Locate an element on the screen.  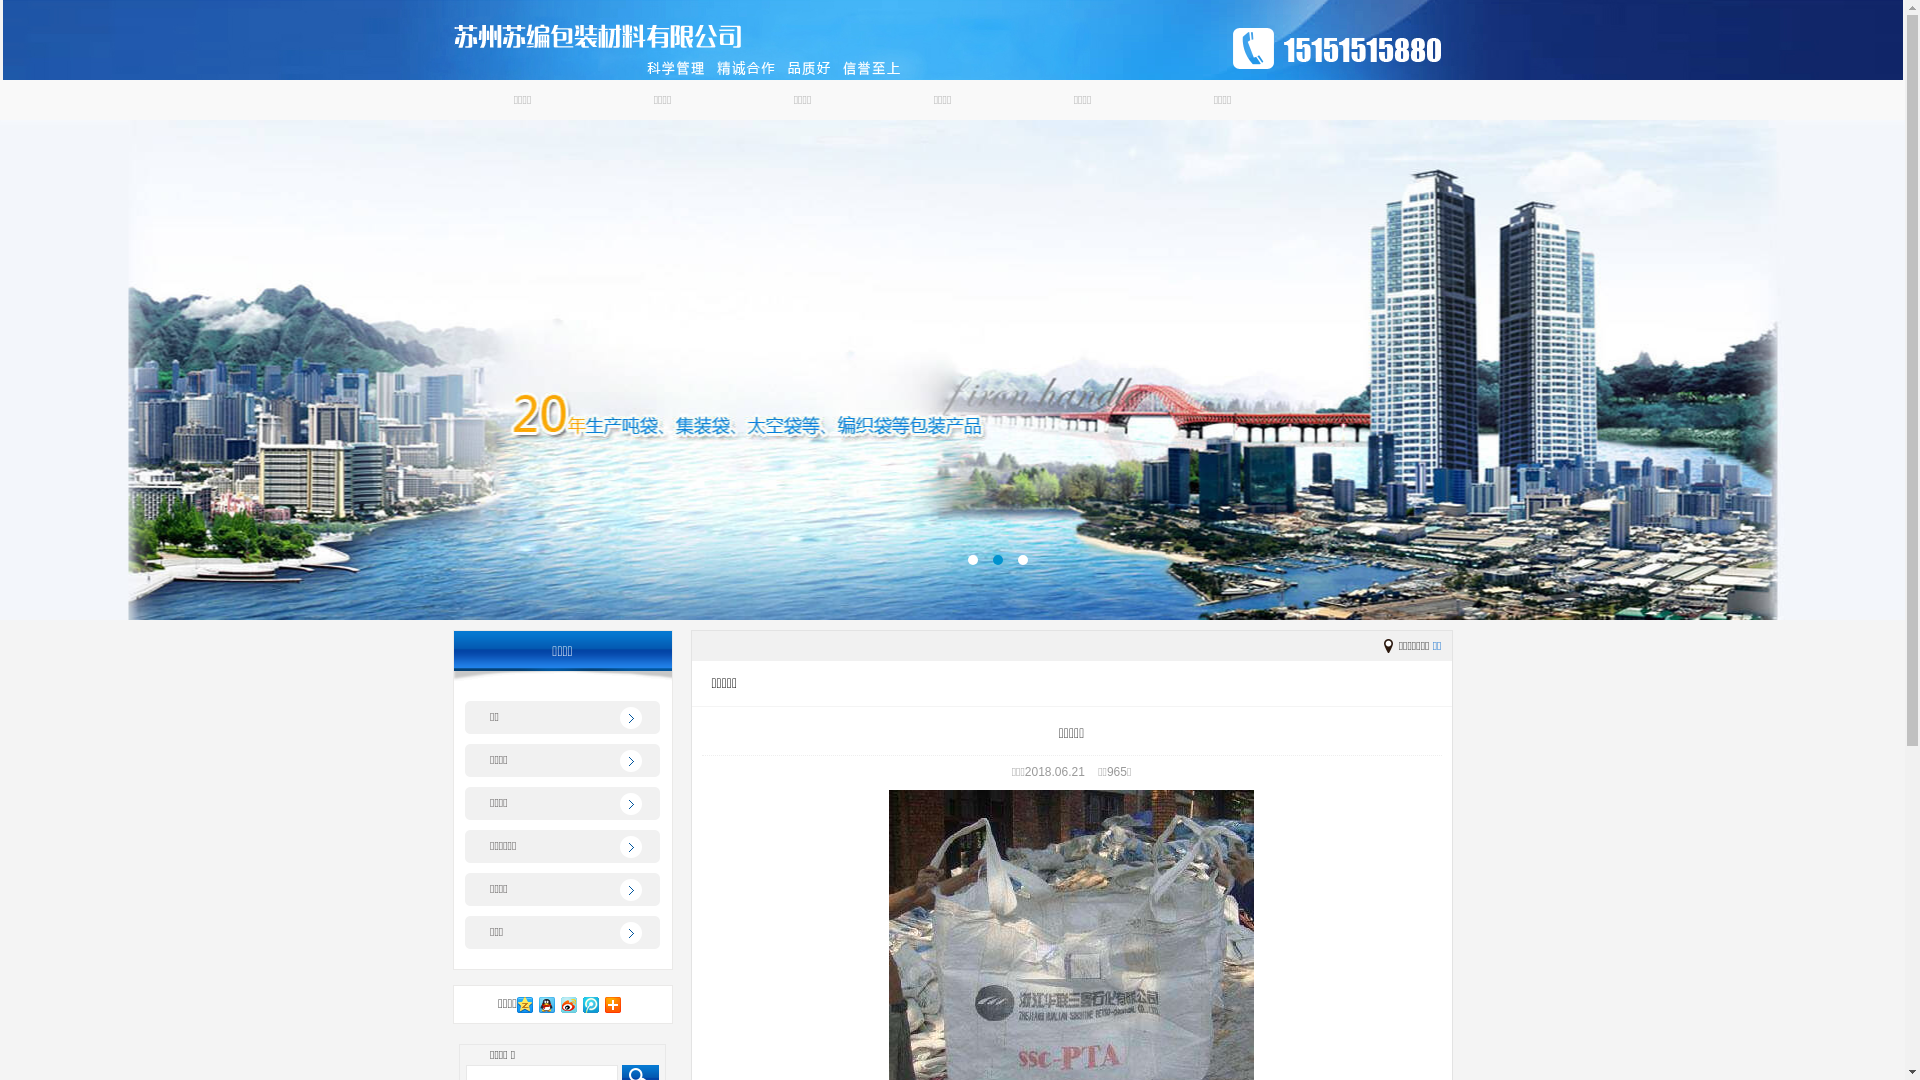
'3' is located at coordinates (1022, 559).